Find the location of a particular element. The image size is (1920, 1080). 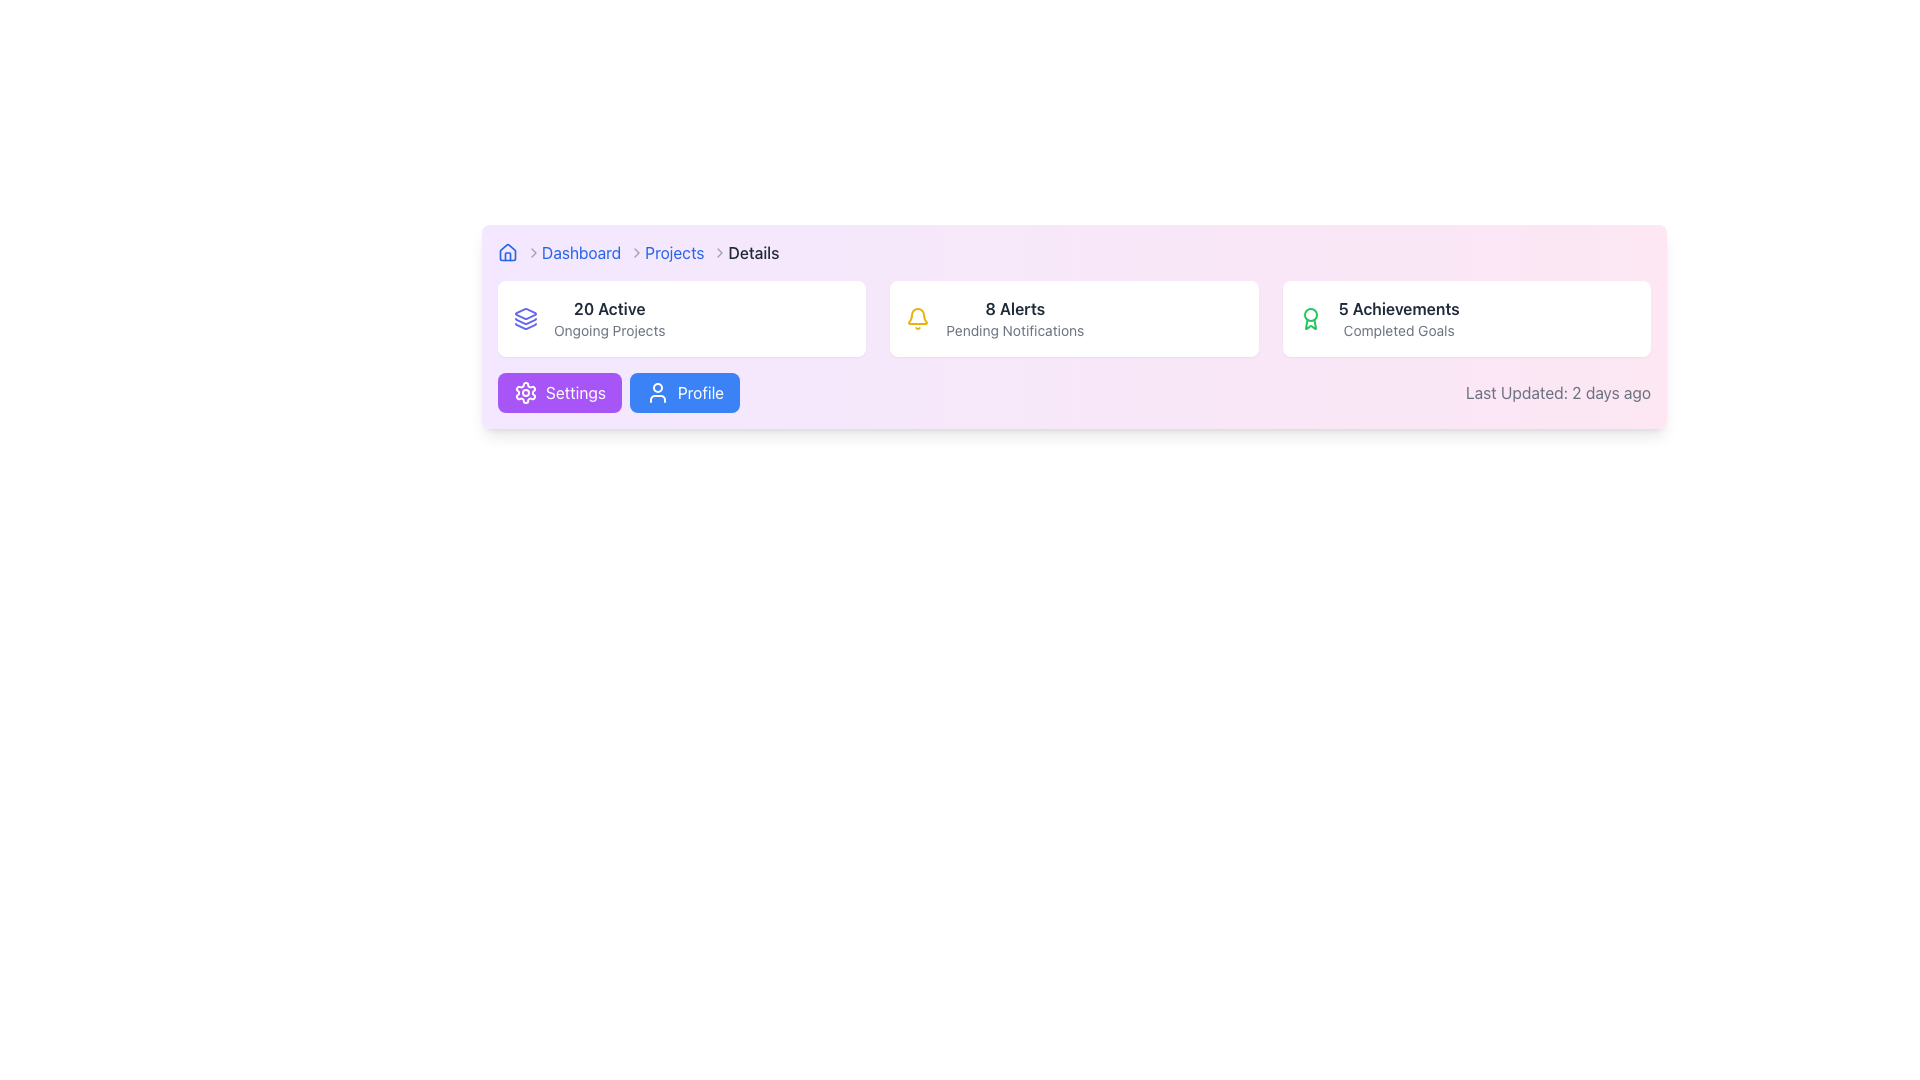

the hyperlink in the breadcrumb navigation that redirects users to the Projects-related page, located between 'Dashboard' and 'Details' is located at coordinates (674, 252).